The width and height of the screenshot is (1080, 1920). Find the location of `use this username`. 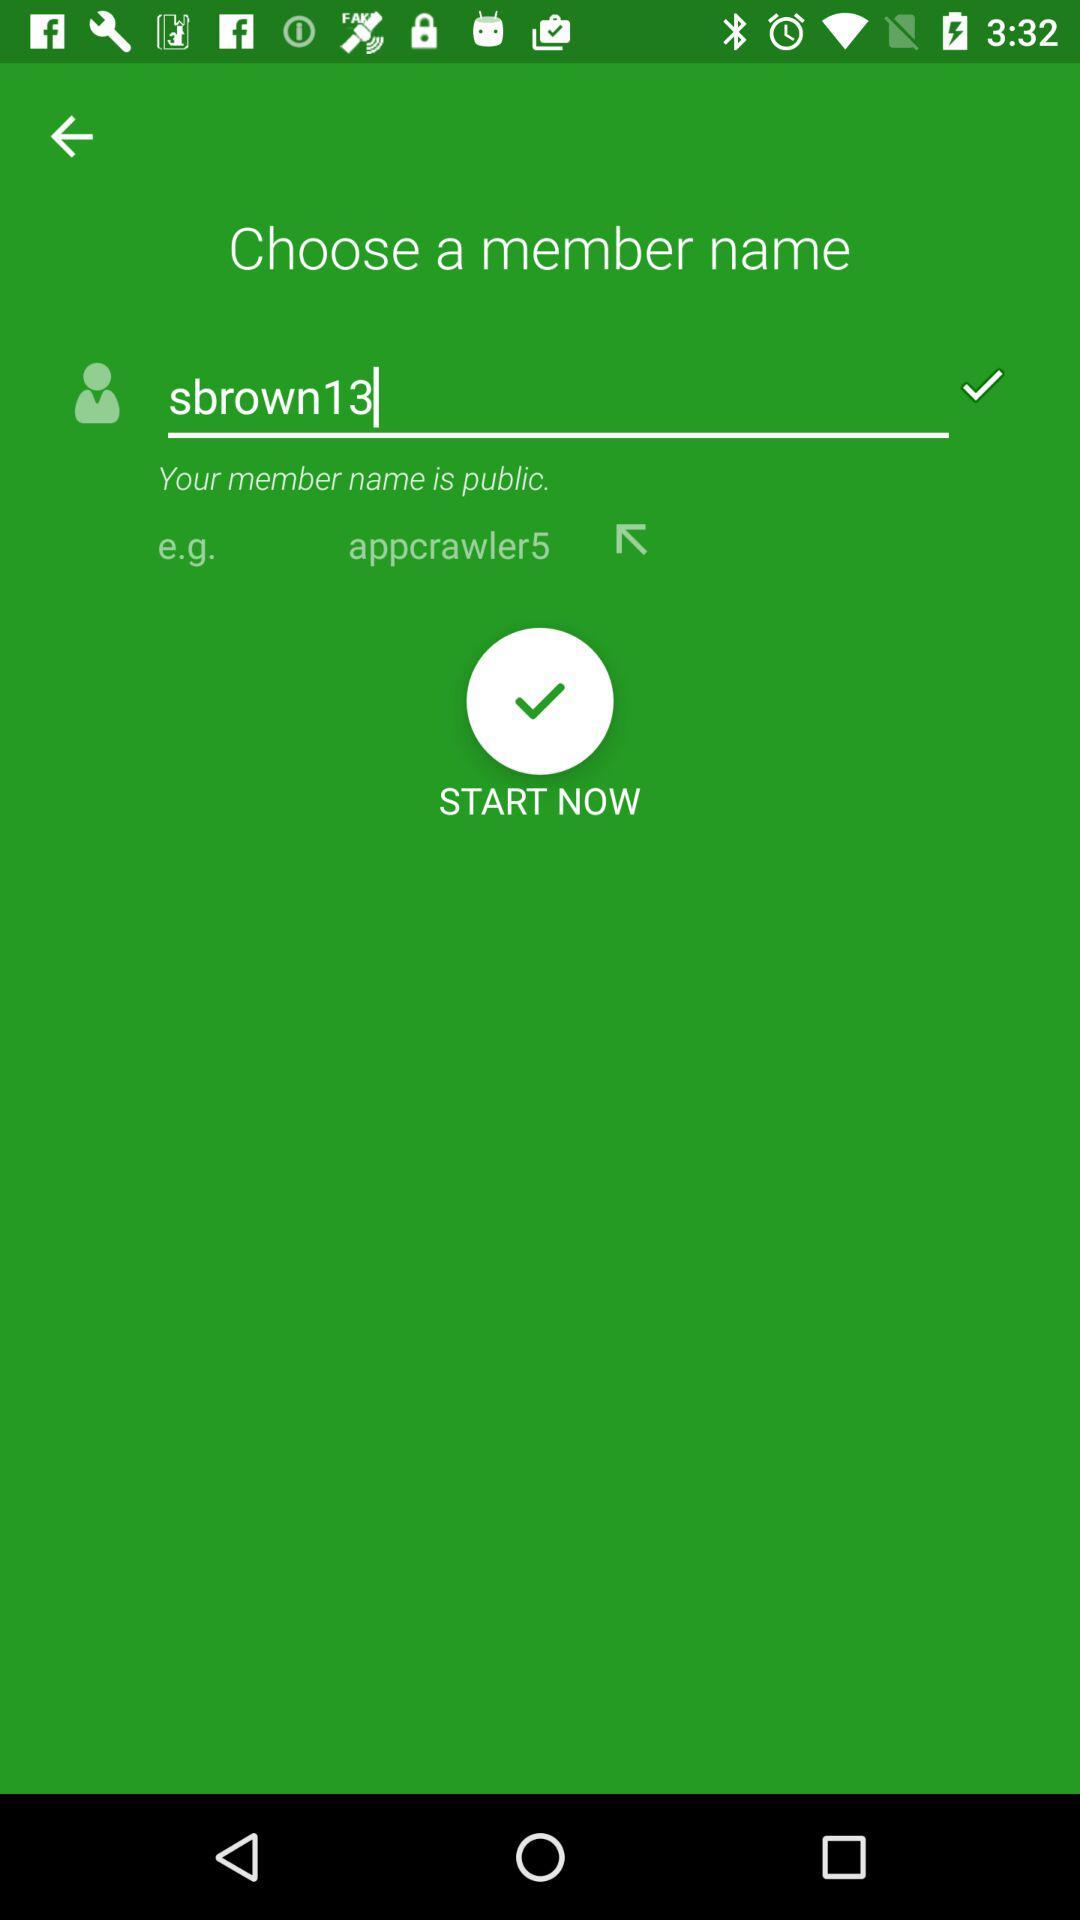

use this username is located at coordinates (632, 539).